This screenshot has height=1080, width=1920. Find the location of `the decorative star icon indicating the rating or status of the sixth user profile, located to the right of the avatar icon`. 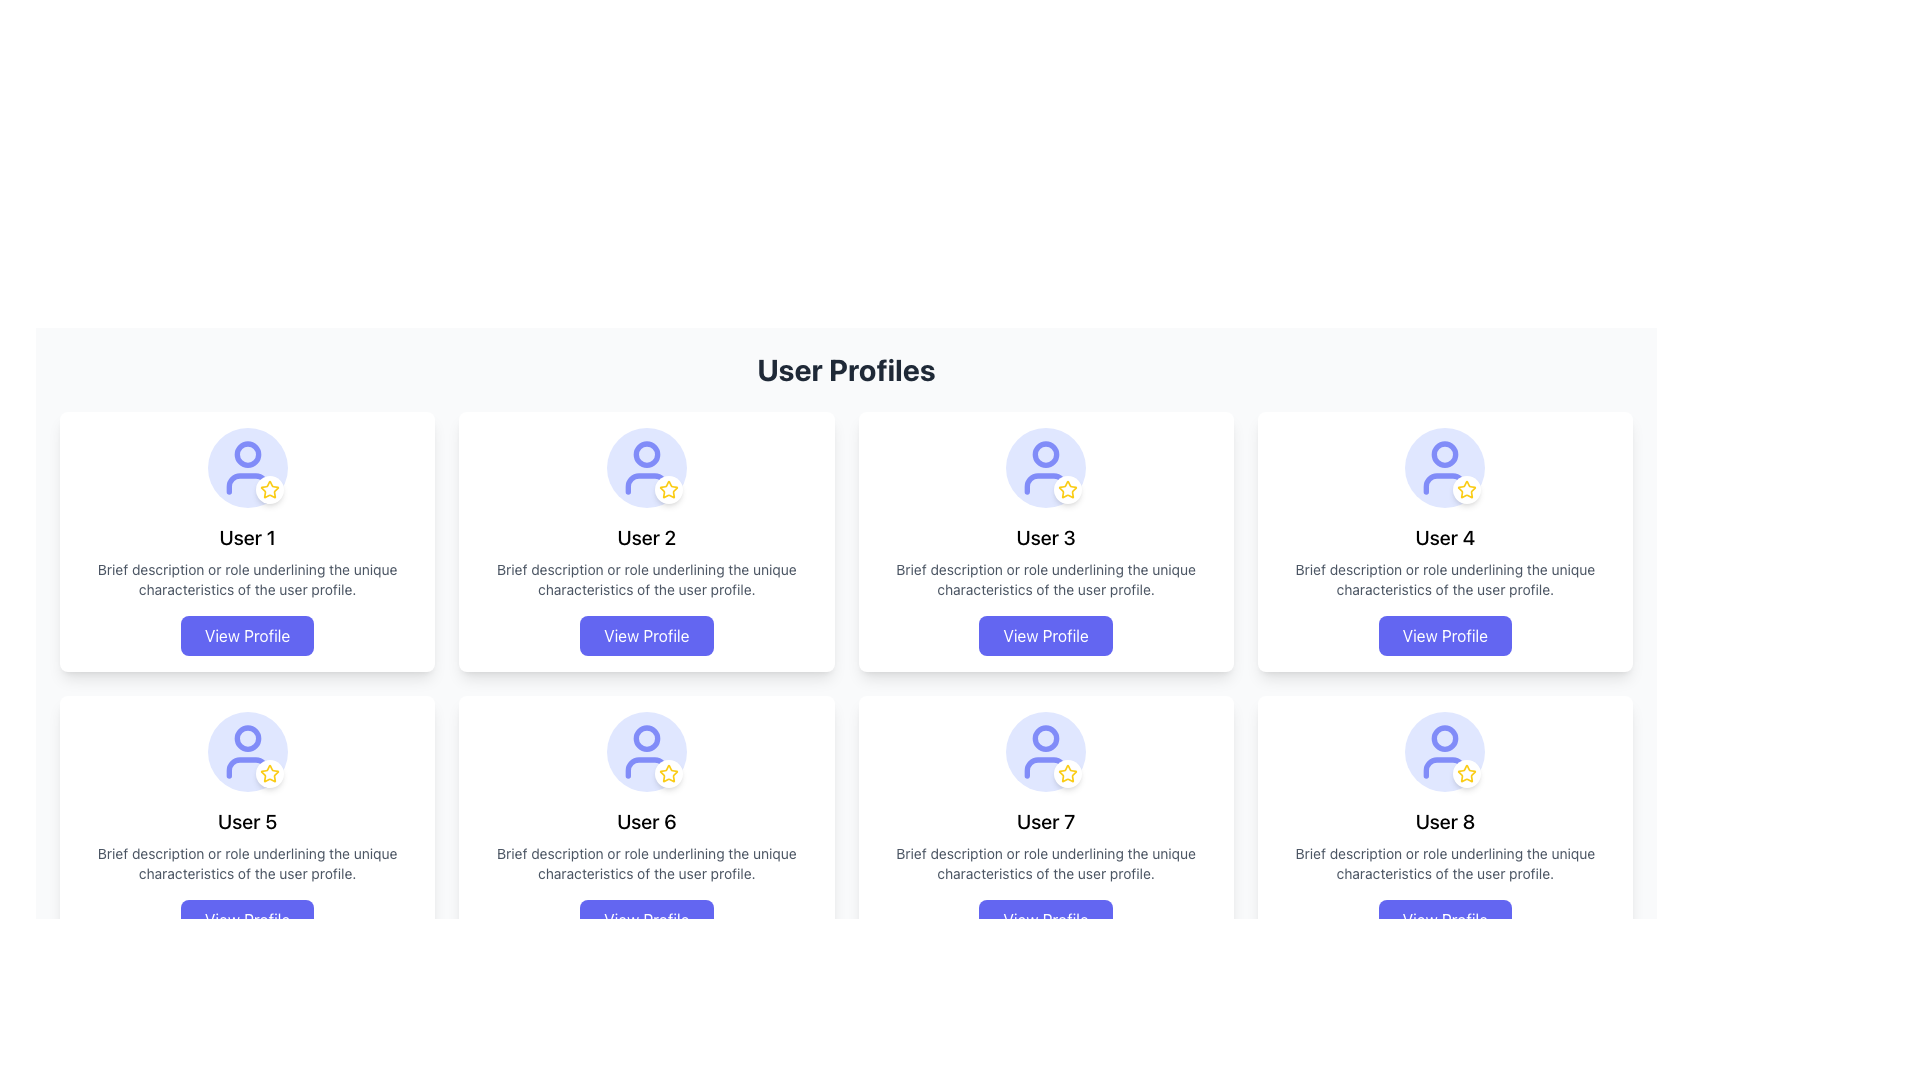

the decorative star icon indicating the rating or status of the sixth user profile, located to the right of the avatar icon is located at coordinates (668, 772).